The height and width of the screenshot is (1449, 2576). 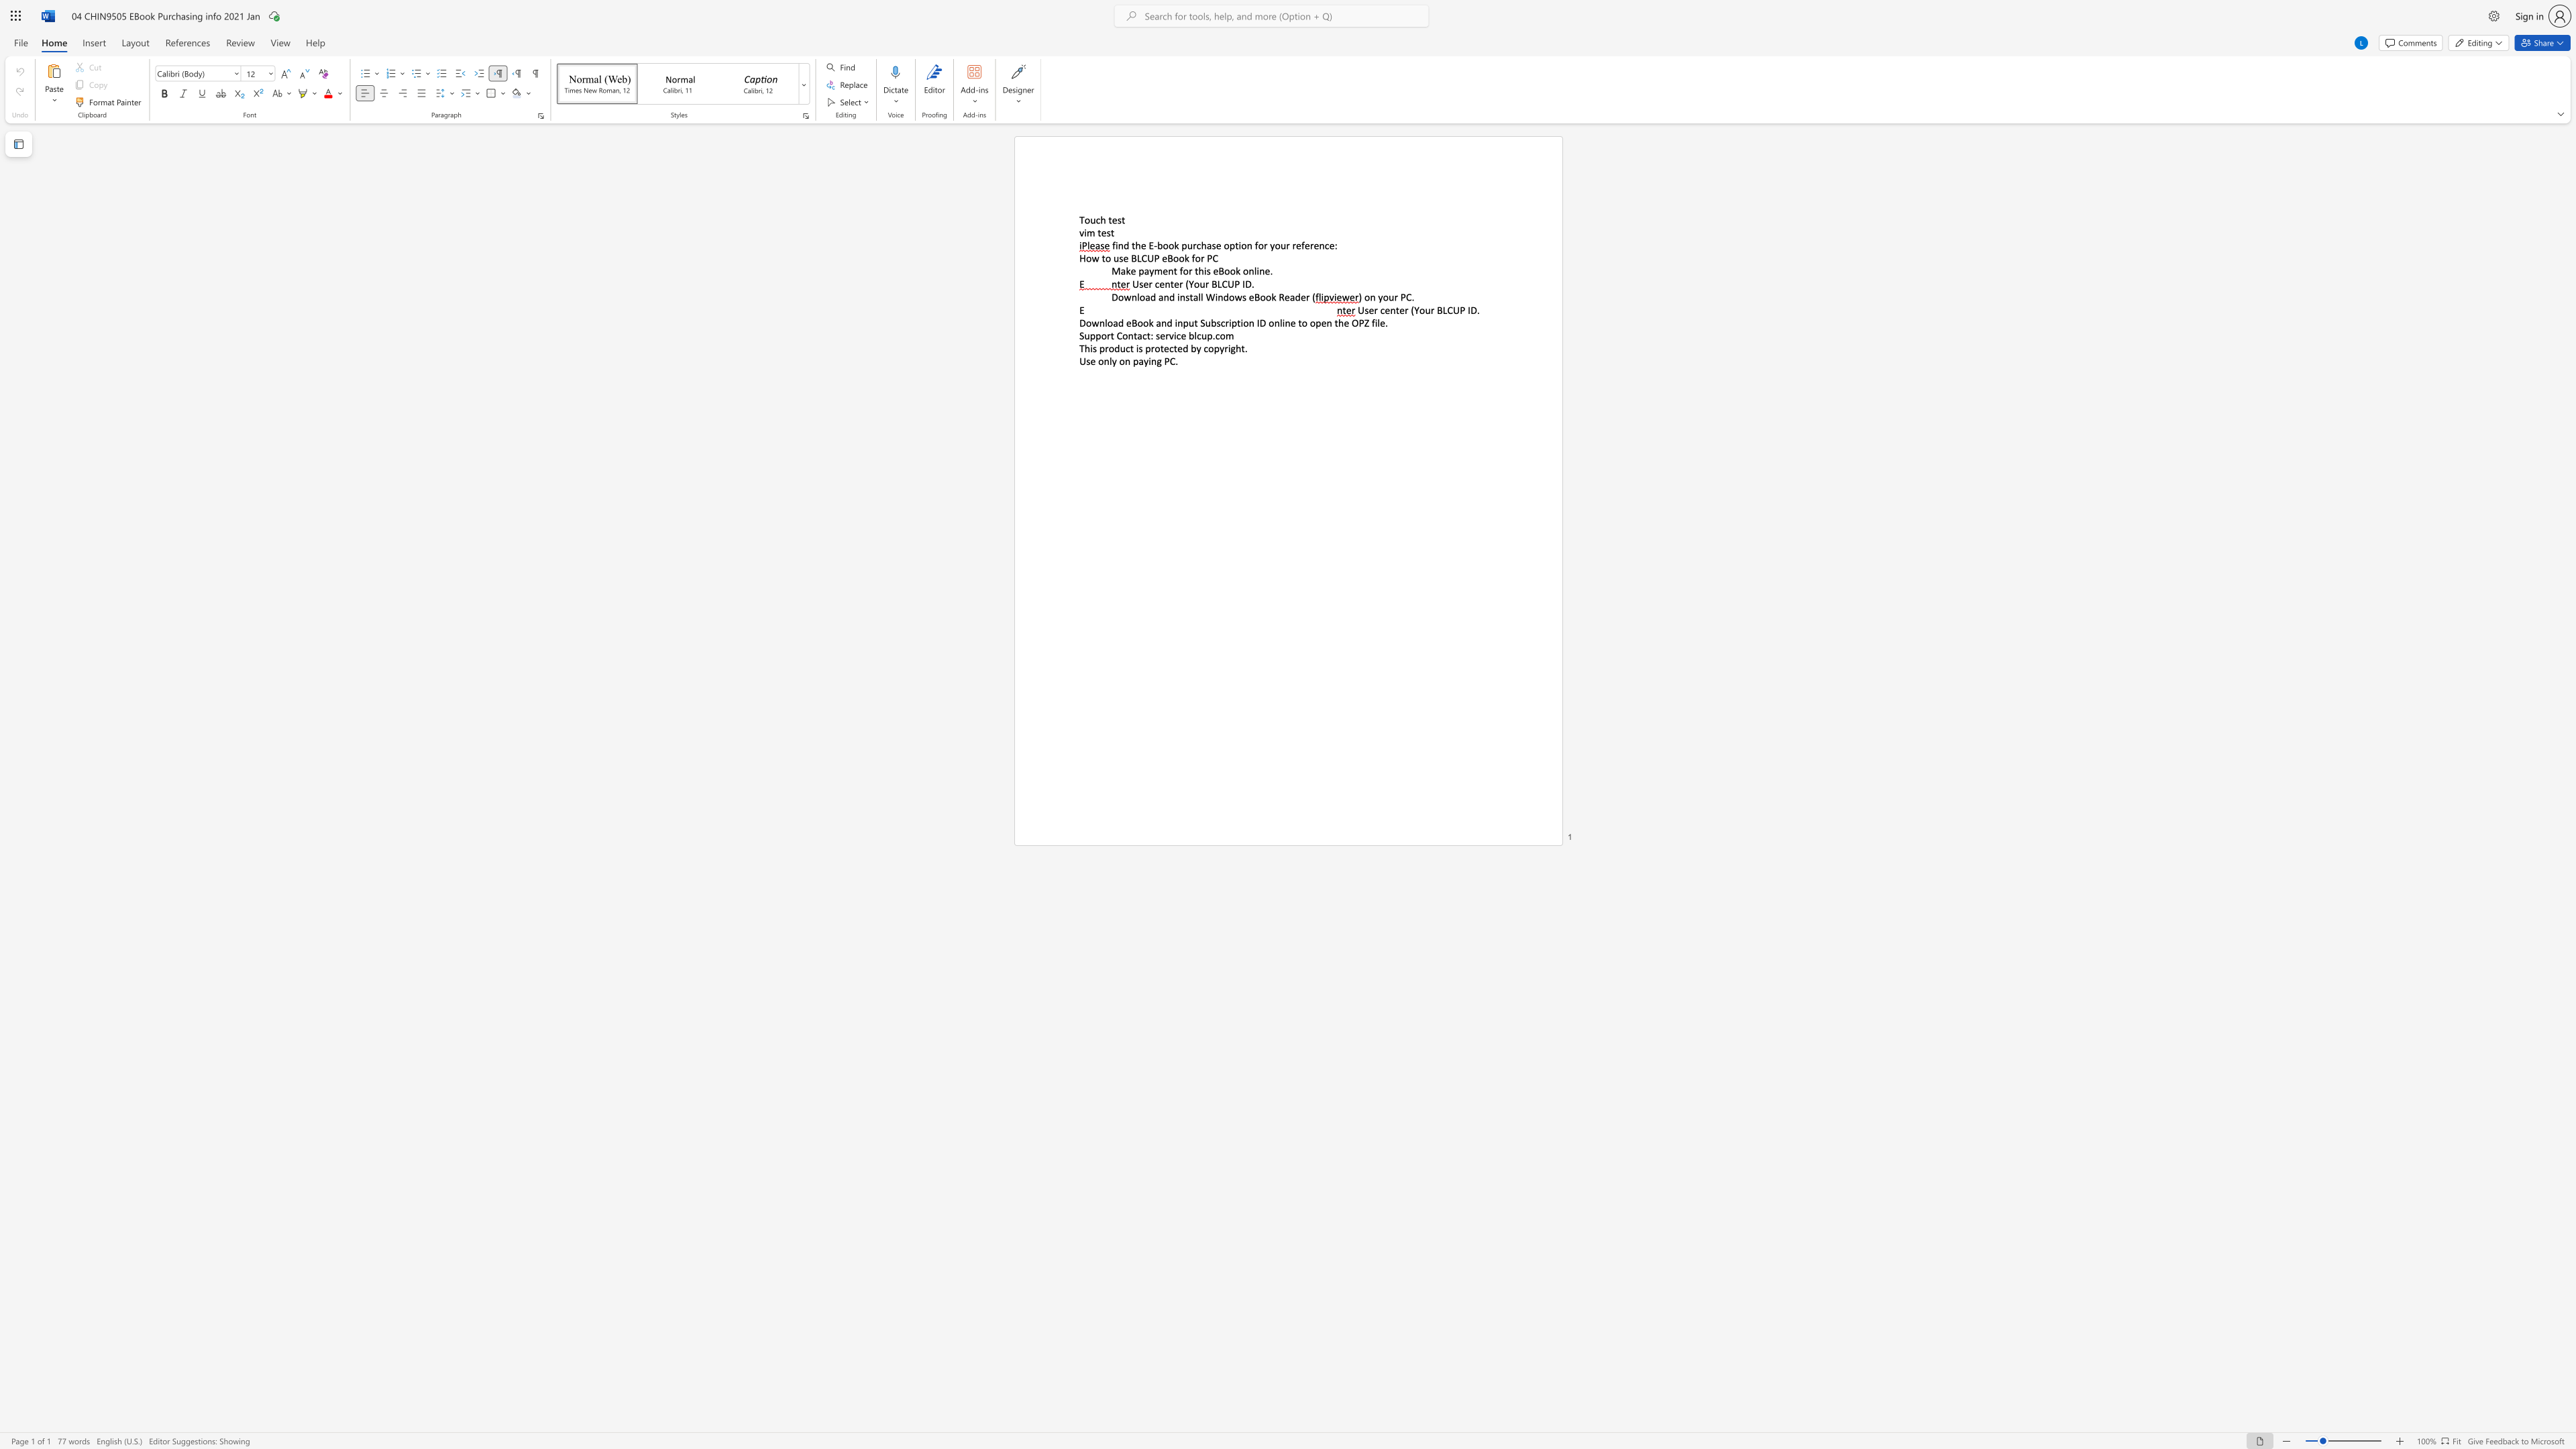 What do you see at coordinates (1153, 347) in the screenshot?
I see `the subset text "otect" within the text "This product is protected by copyright."` at bounding box center [1153, 347].